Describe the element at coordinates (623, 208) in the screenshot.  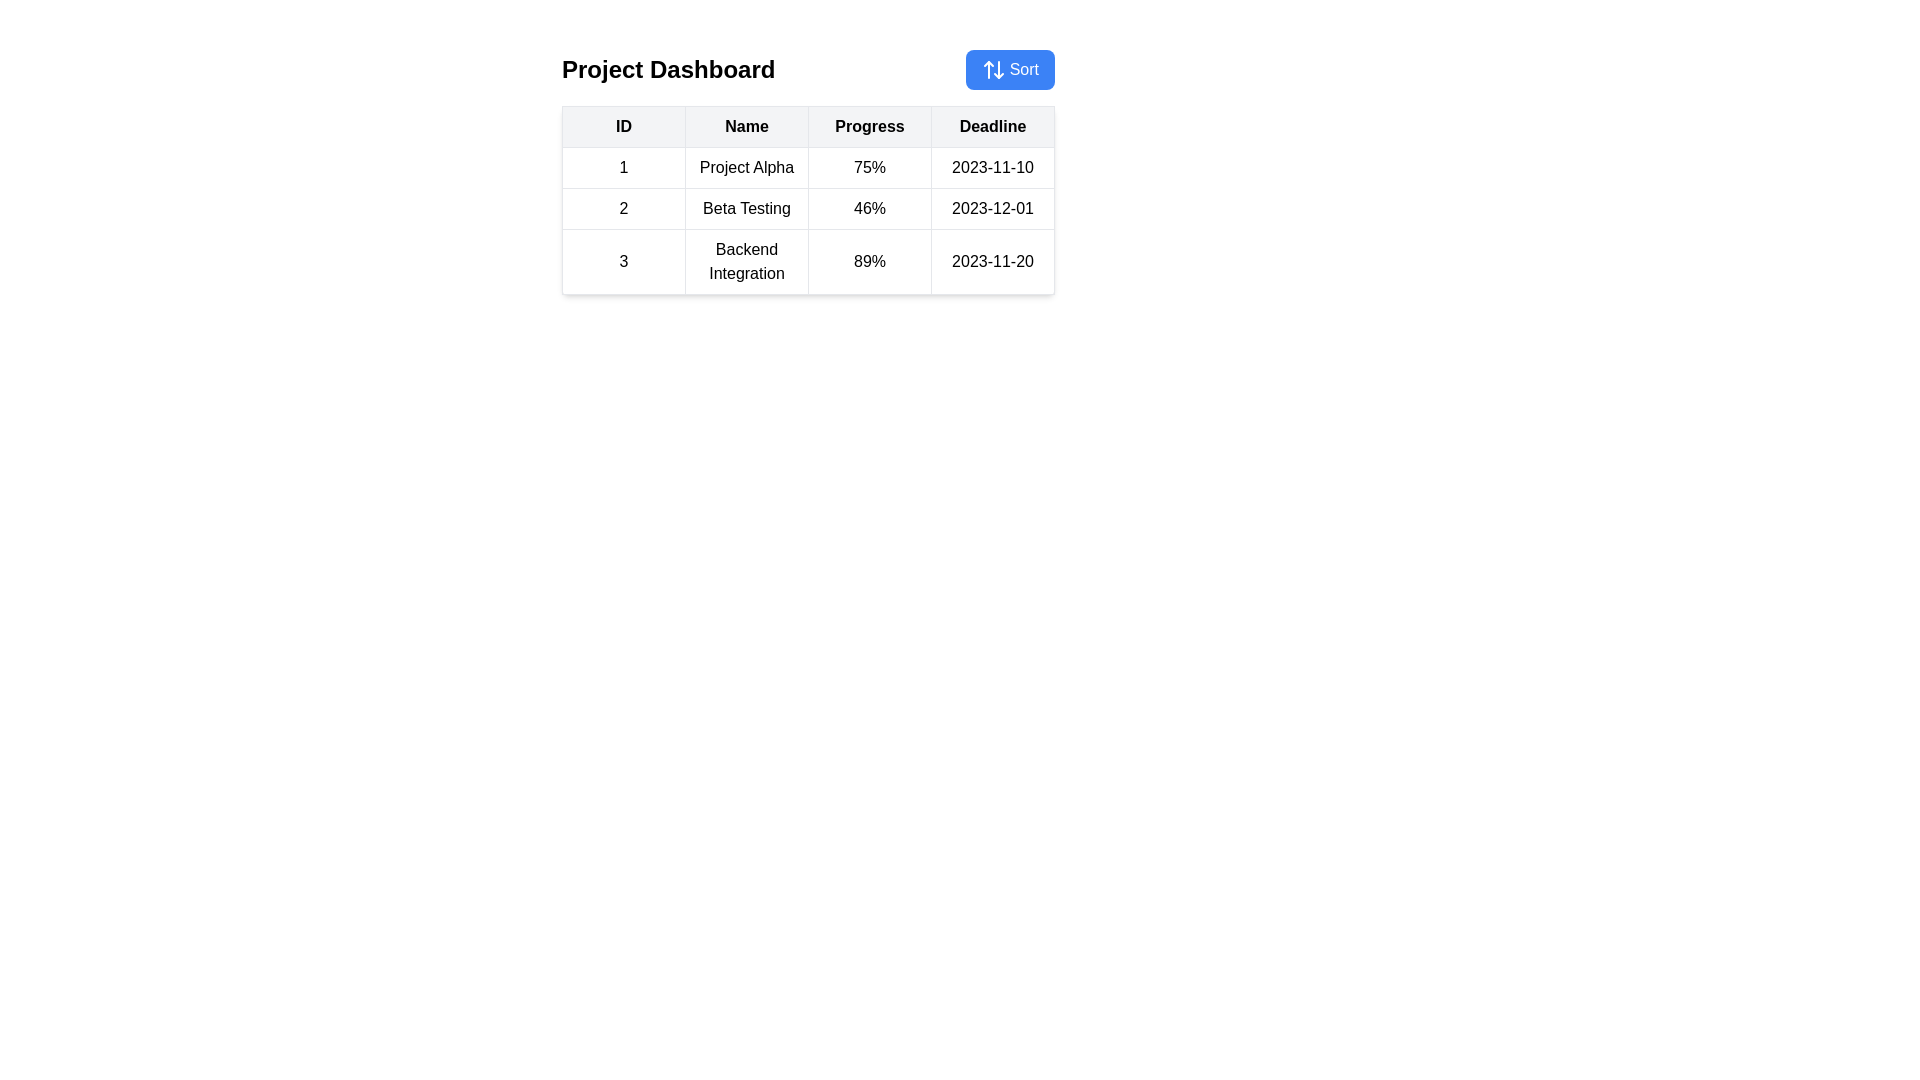
I see `the static text element displaying the number '2', which is located in the first column of the second row under the 'ID' heading in the table` at that location.